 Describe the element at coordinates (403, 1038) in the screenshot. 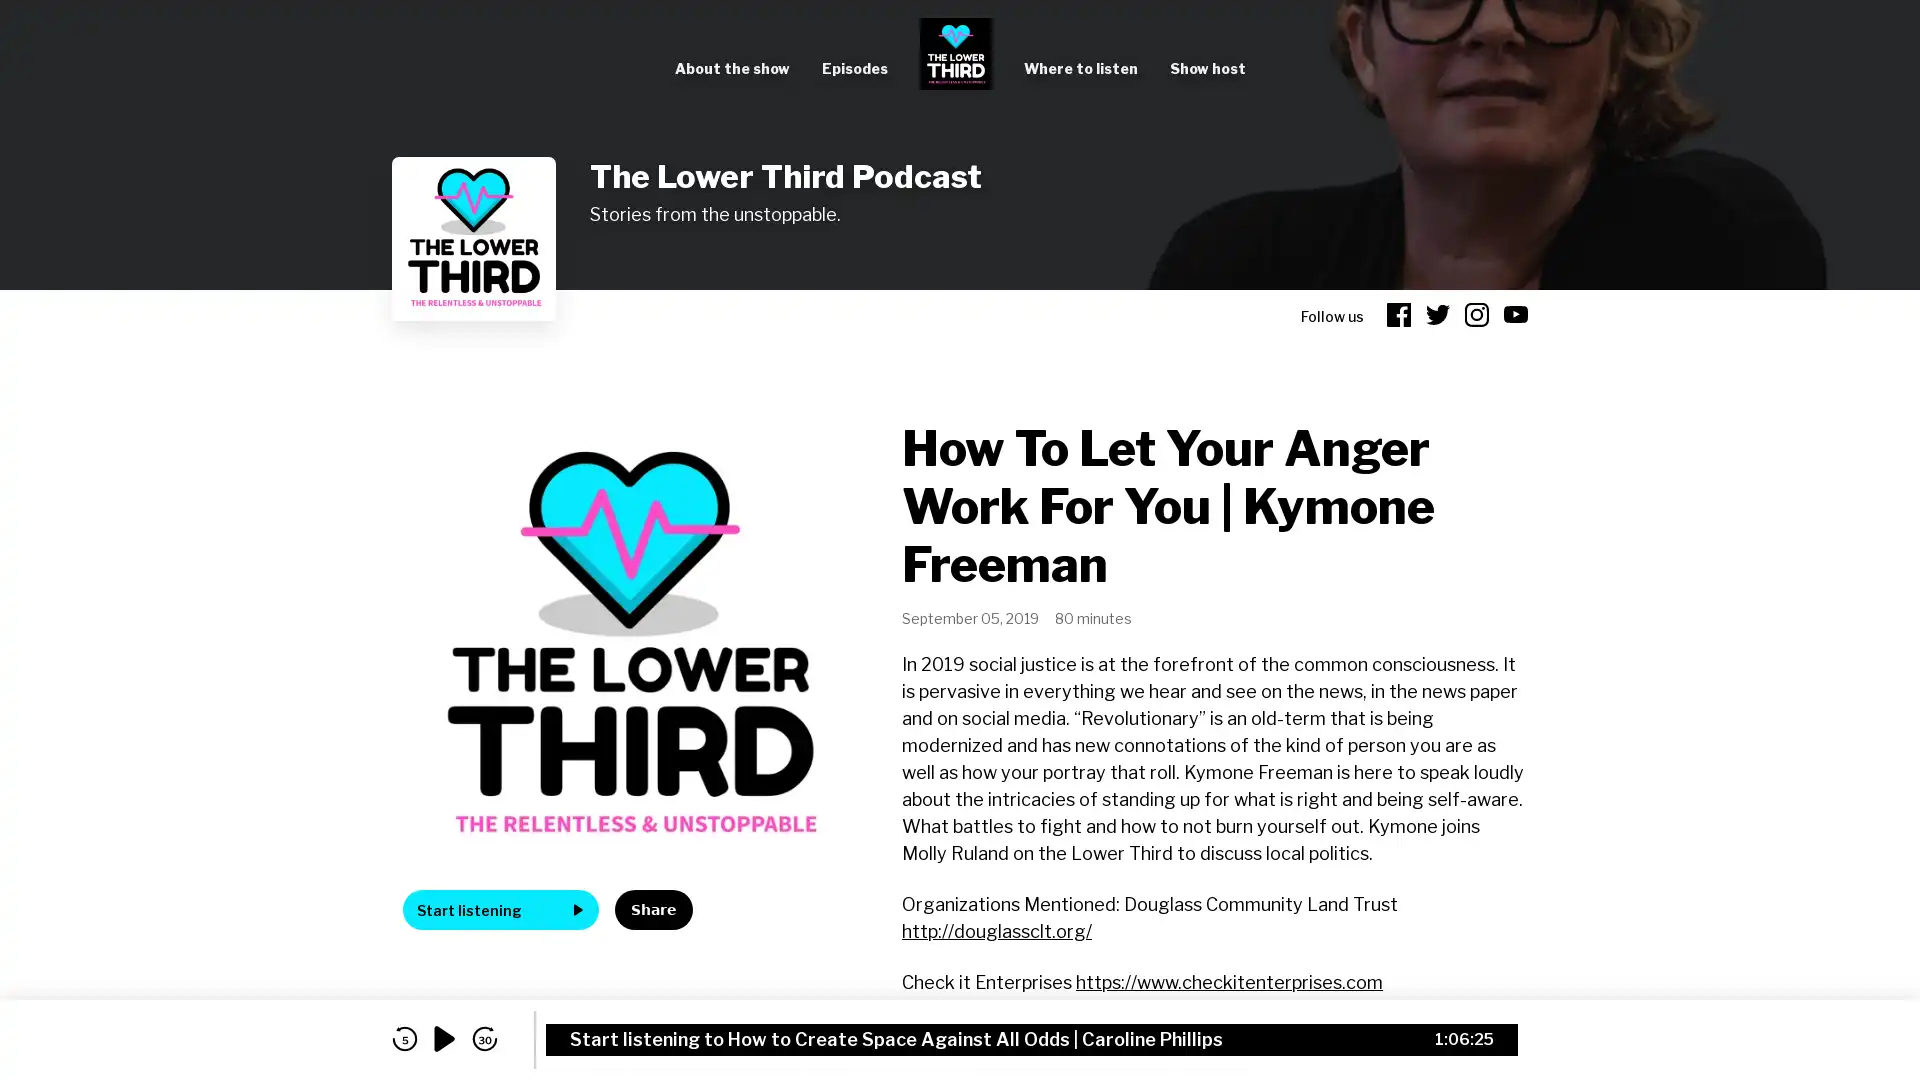

I see `skip back 5 seconds` at that location.